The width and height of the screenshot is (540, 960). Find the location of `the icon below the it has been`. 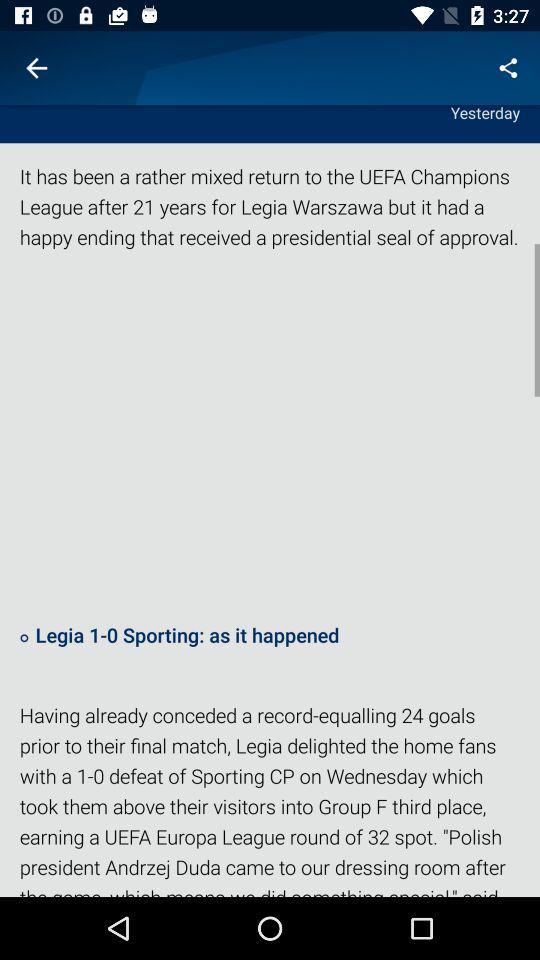

the icon below the it has been is located at coordinates (270, 435).